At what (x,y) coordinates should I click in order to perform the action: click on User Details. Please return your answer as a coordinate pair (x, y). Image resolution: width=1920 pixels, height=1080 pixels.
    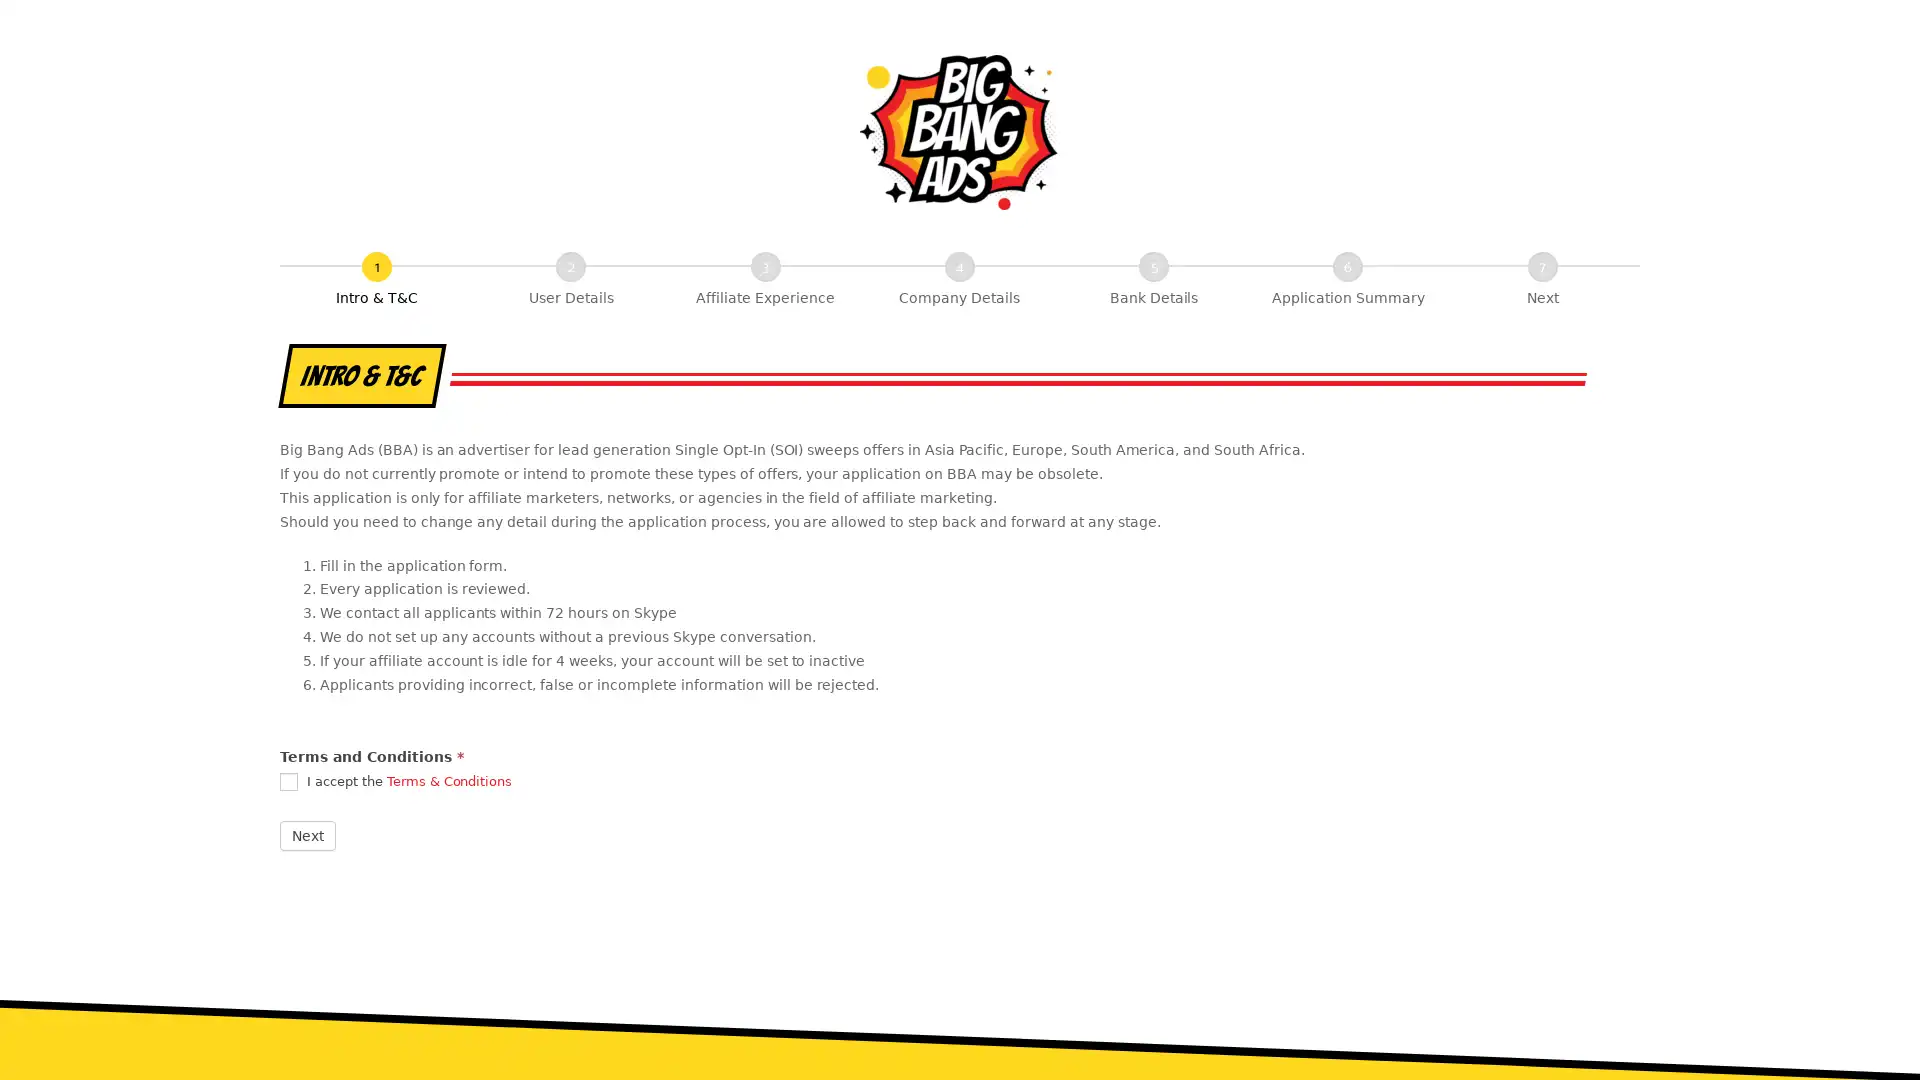
    Looking at the image, I should click on (570, 265).